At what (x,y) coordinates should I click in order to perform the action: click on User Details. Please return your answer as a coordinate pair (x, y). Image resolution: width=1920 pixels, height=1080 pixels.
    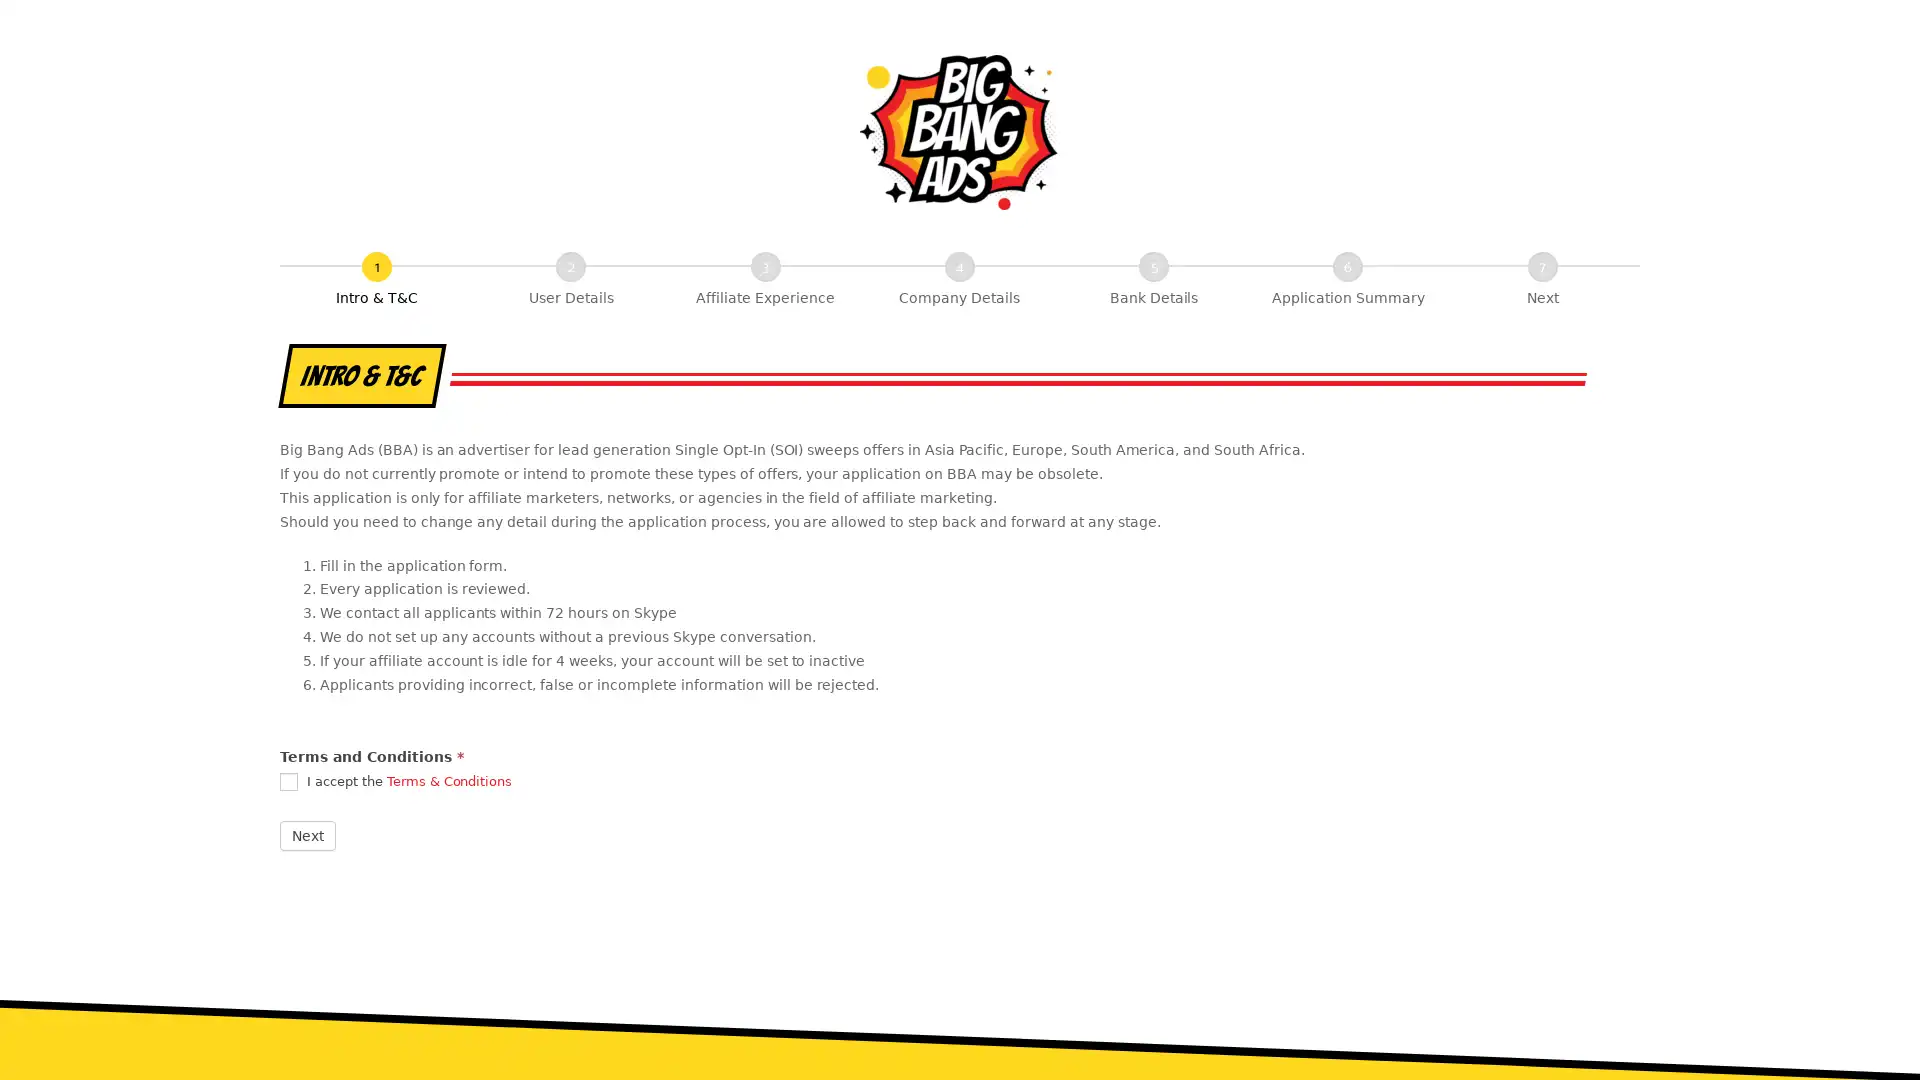
    Looking at the image, I should click on (570, 265).